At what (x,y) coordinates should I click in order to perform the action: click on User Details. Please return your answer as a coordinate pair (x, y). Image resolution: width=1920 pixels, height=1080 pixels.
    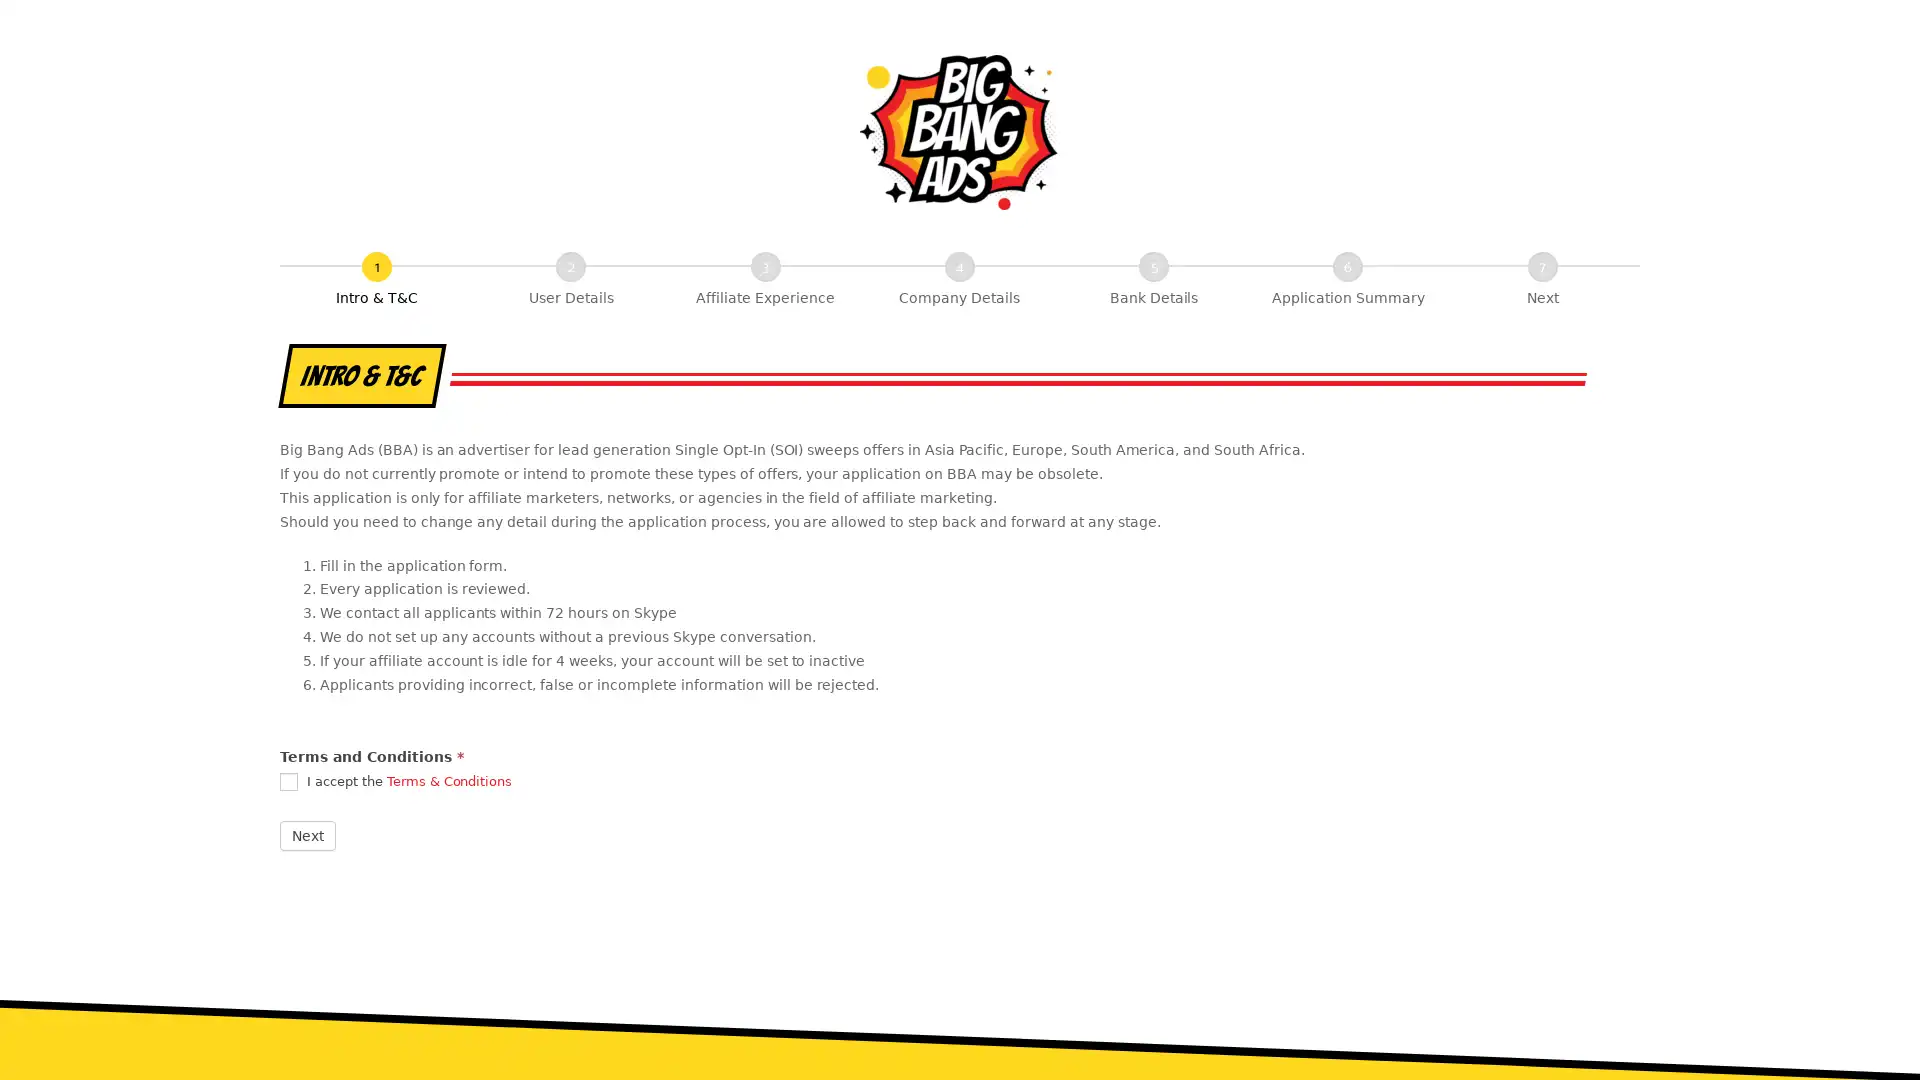
    Looking at the image, I should click on (570, 265).